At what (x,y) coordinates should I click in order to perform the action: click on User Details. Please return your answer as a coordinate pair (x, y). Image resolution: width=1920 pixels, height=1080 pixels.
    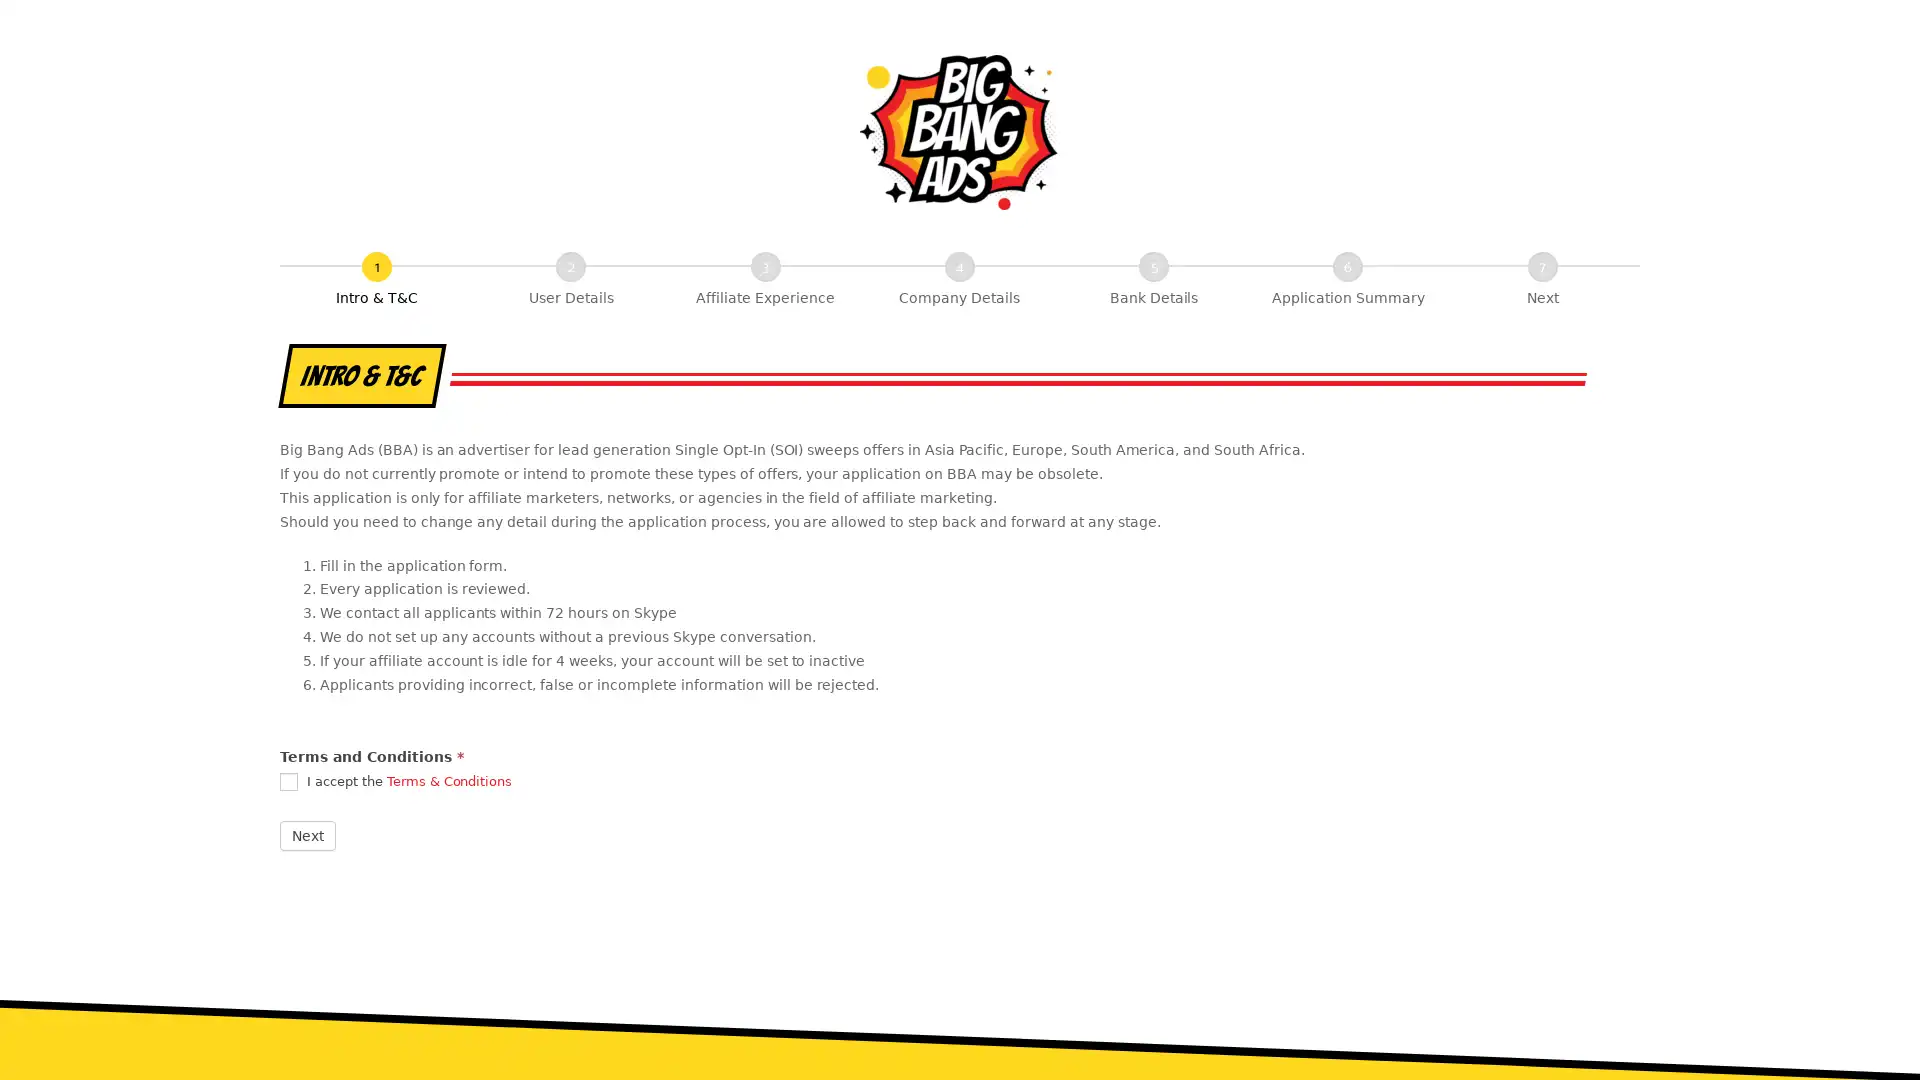
    Looking at the image, I should click on (570, 265).